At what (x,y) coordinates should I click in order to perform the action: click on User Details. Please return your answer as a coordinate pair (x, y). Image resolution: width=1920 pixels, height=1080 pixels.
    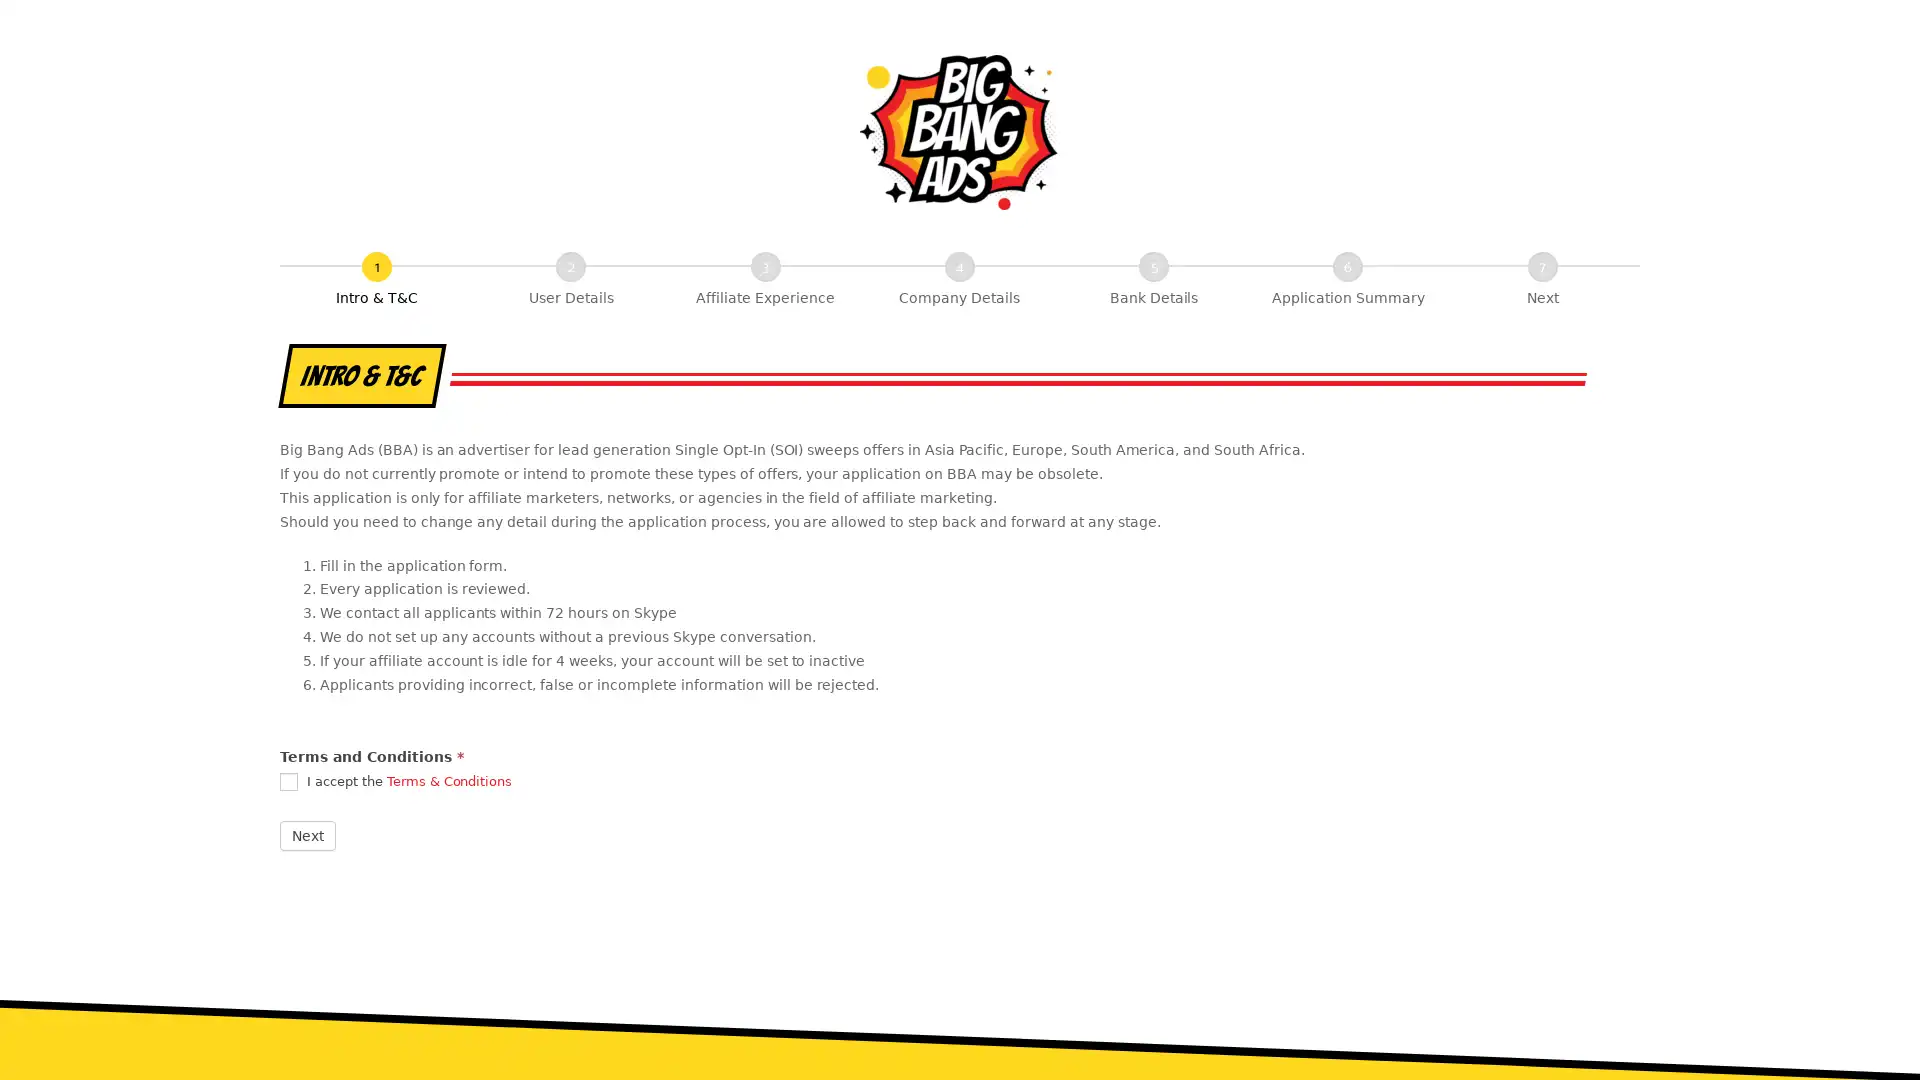
    Looking at the image, I should click on (570, 265).